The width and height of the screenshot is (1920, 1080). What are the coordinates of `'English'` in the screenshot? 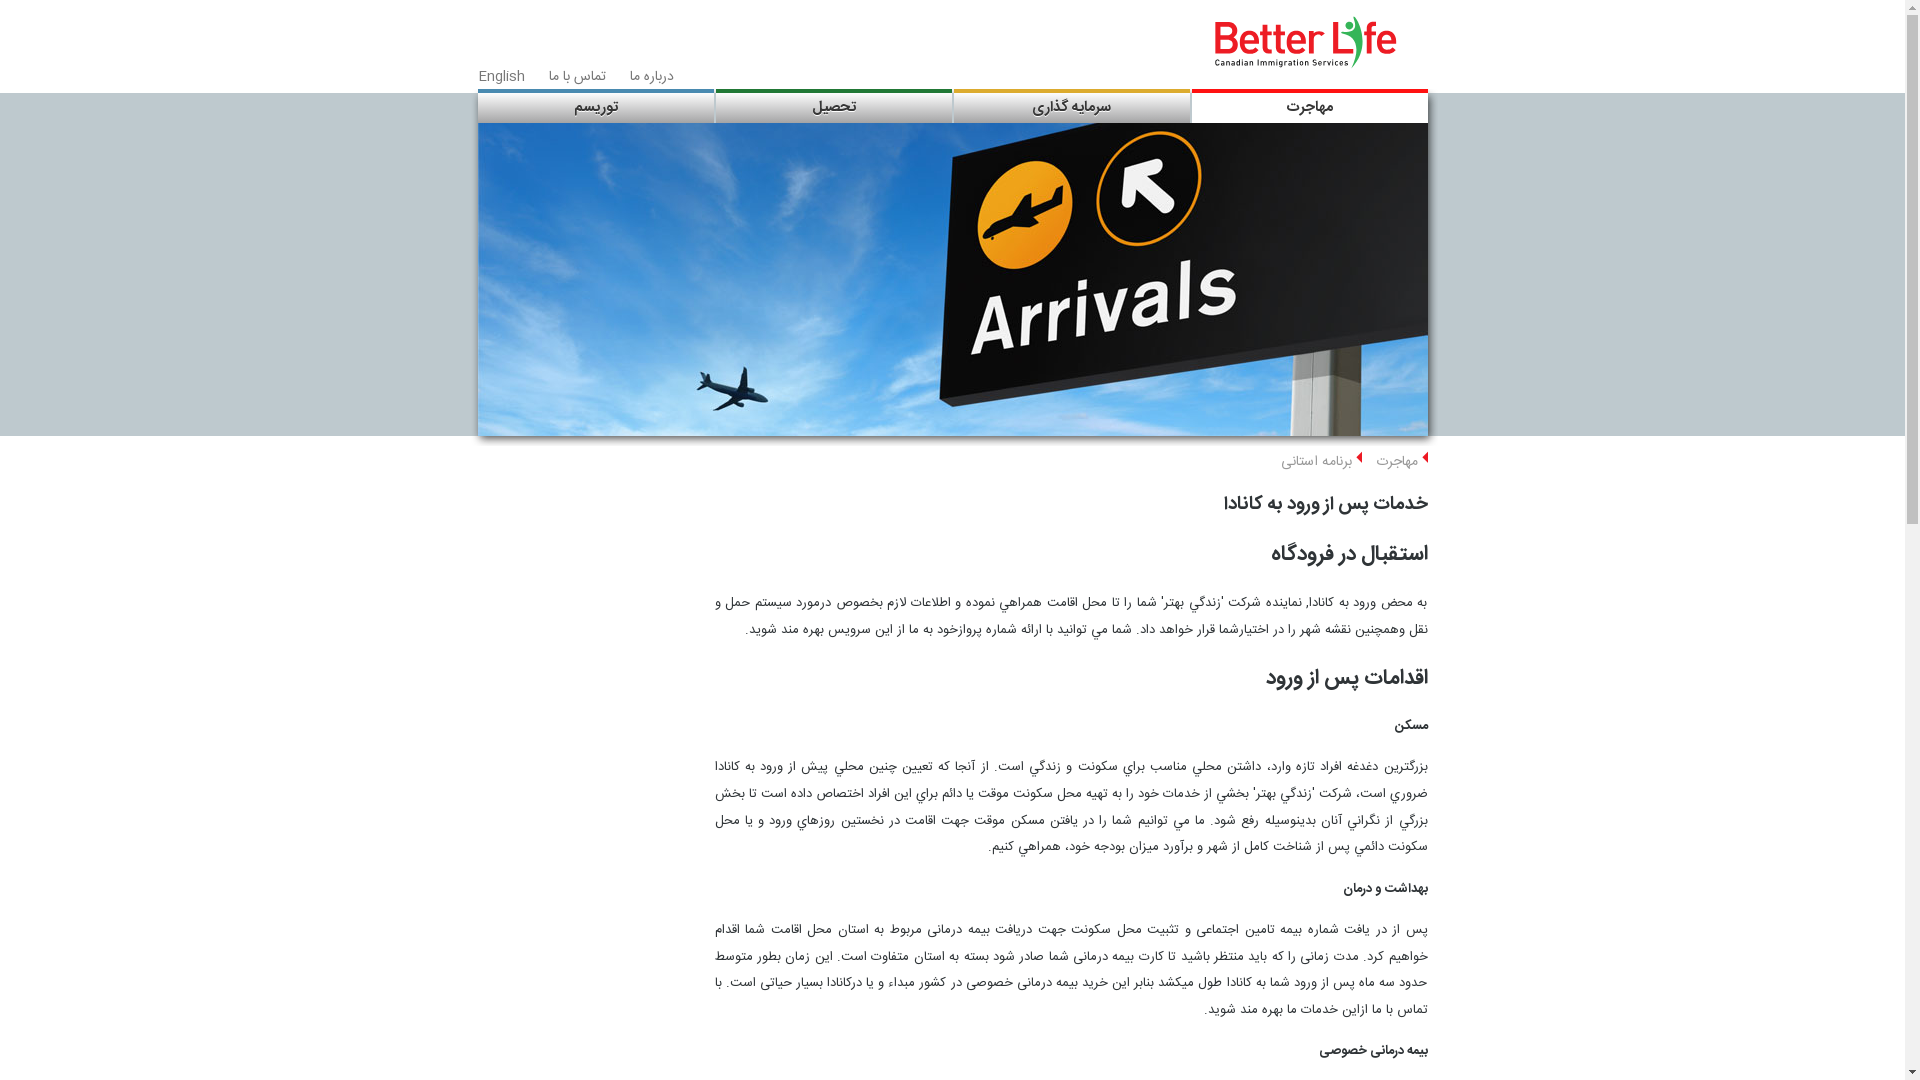 It's located at (501, 76).